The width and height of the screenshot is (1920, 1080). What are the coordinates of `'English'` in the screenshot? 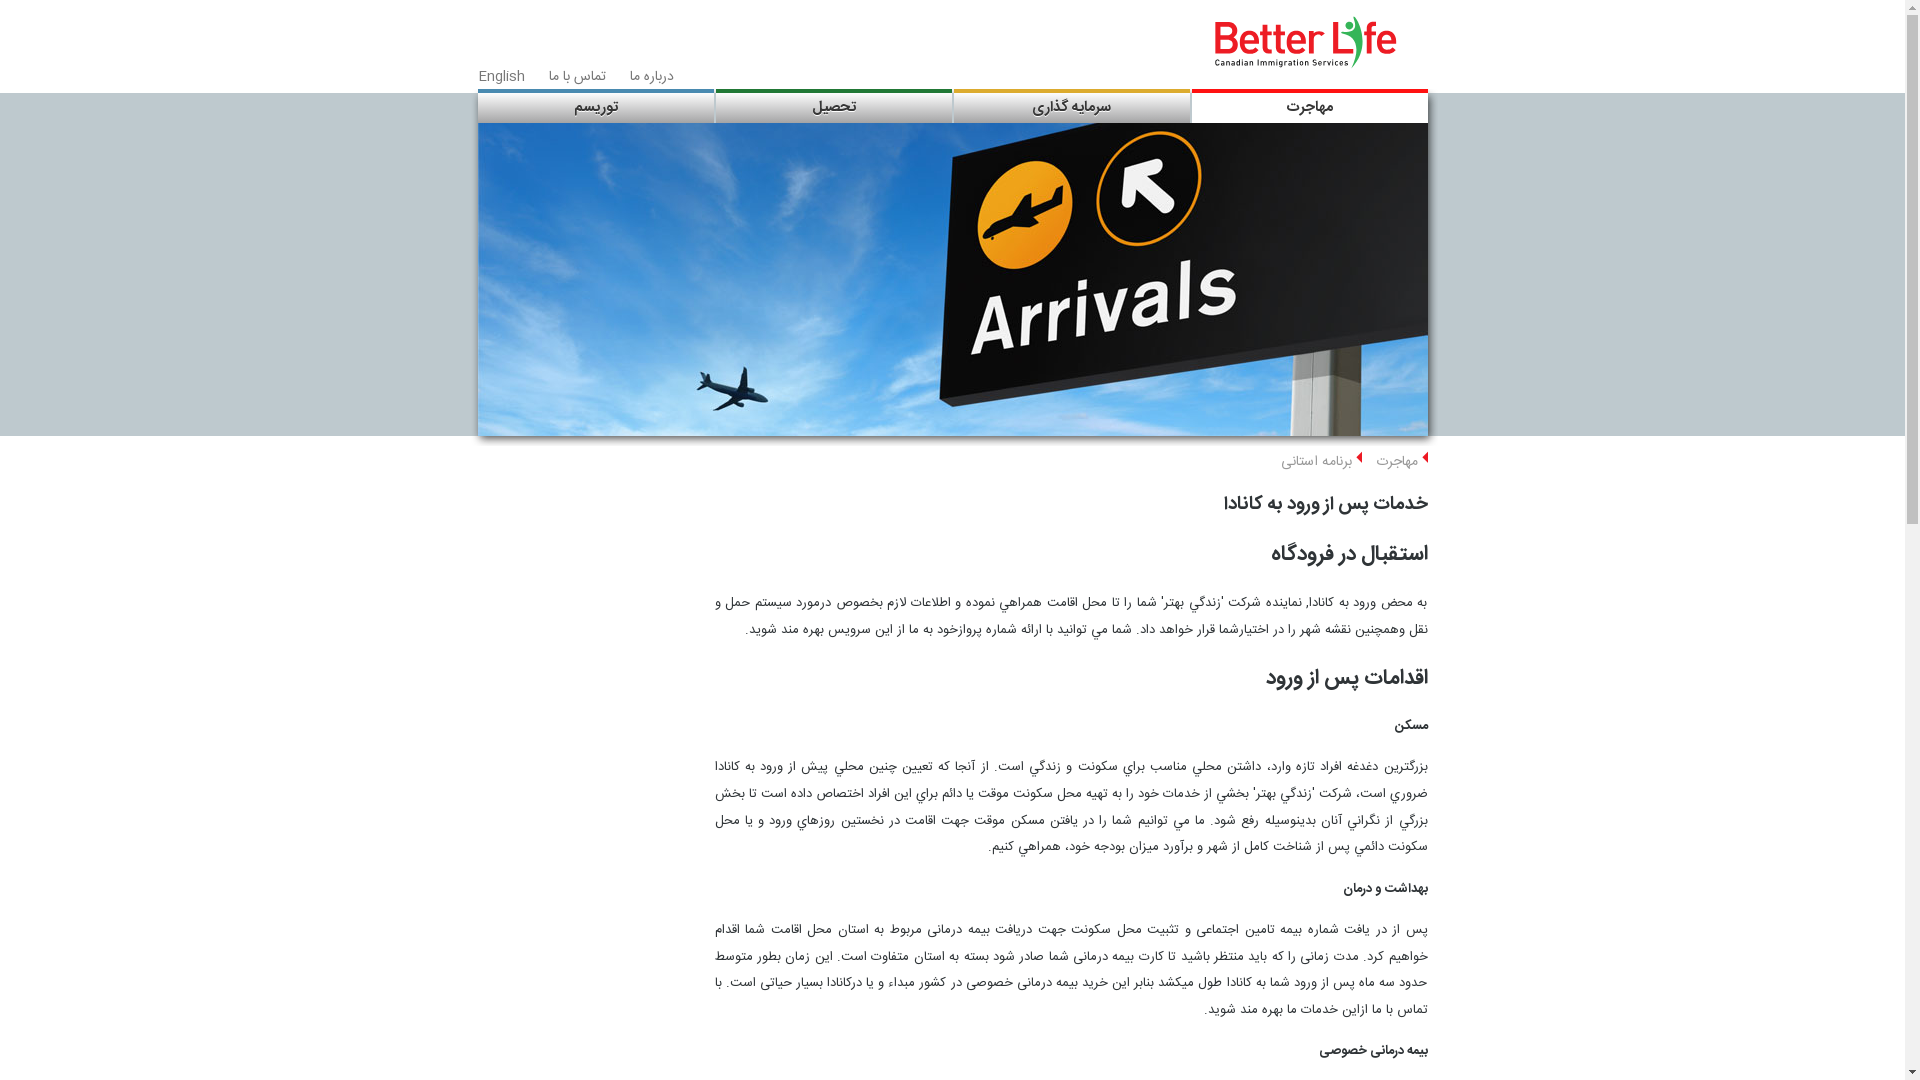 It's located at (501, 76).